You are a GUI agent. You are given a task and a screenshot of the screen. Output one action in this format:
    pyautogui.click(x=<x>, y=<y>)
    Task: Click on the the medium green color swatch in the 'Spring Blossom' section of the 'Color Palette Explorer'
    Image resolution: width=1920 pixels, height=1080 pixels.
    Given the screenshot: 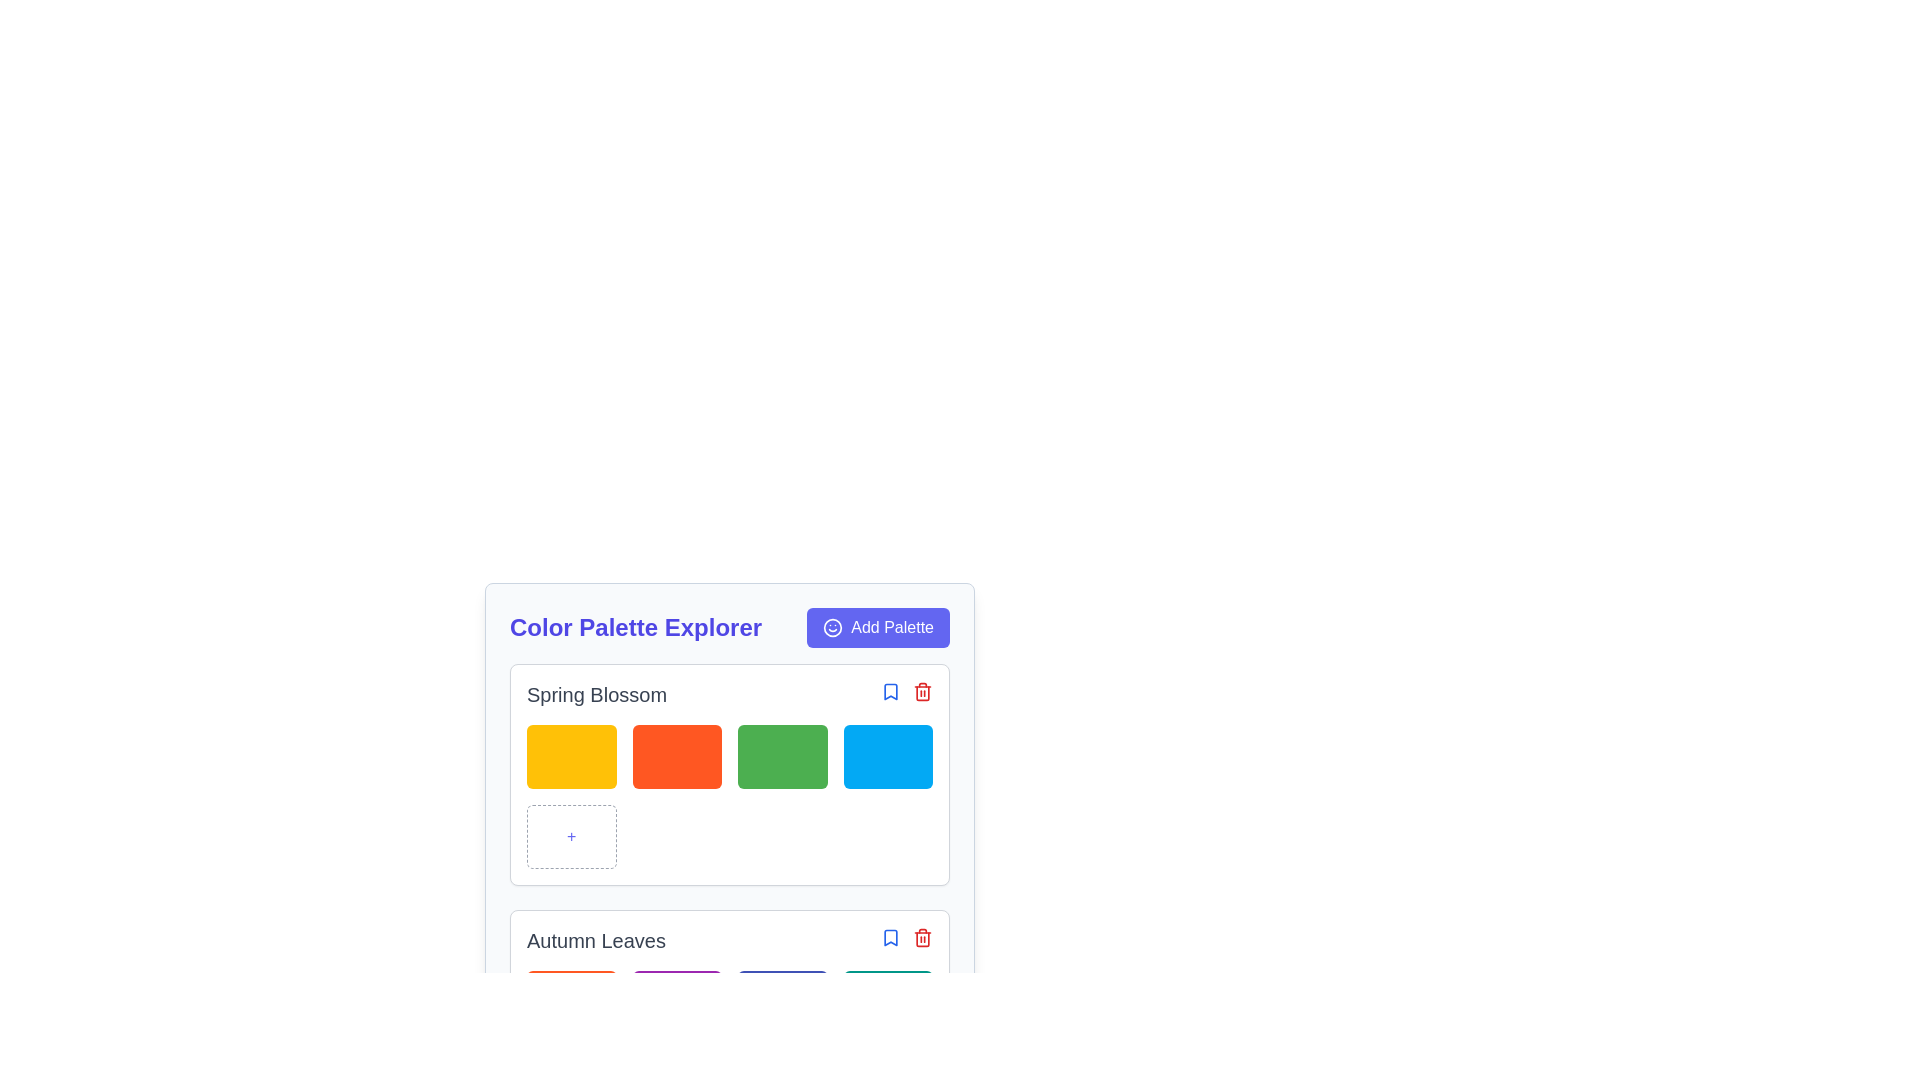 What is the action you would take?
    pyautogui.click(x=728, y=765)
    